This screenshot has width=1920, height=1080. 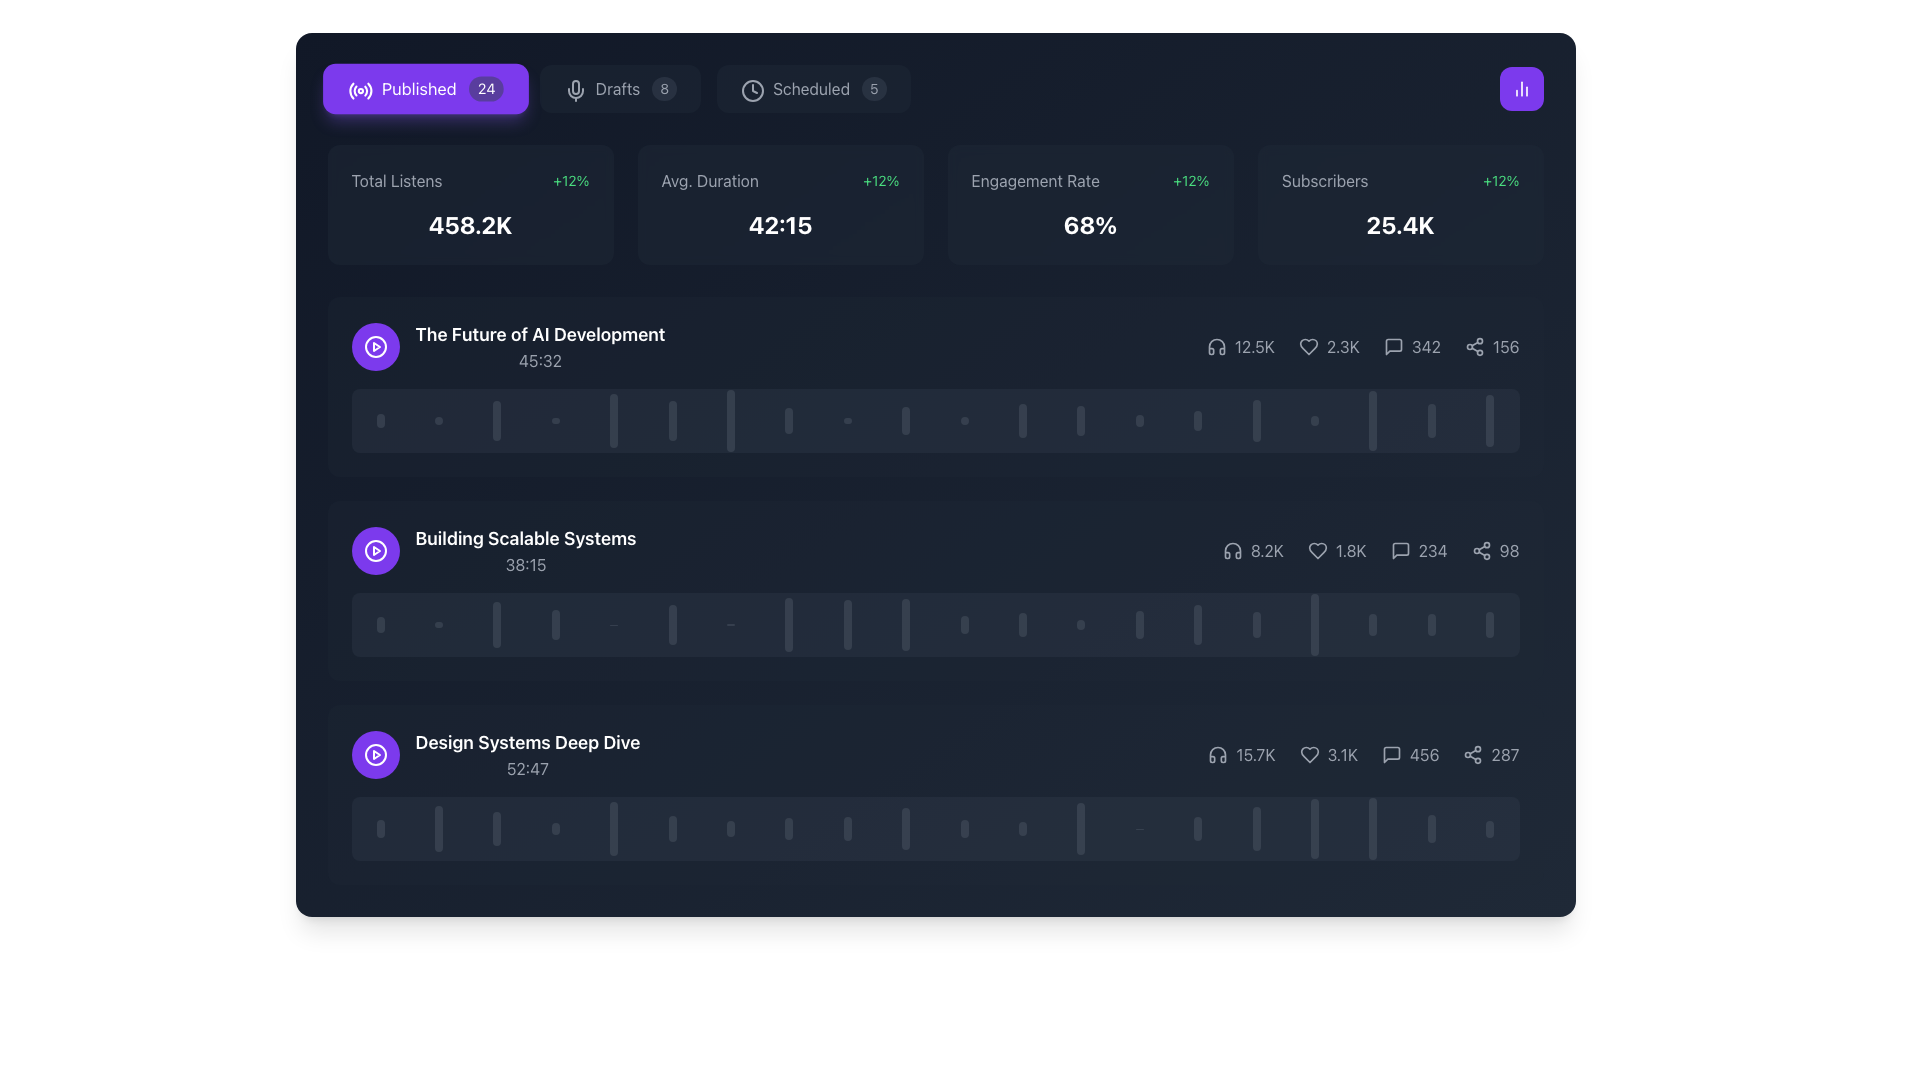 What do you see at coordinates (397, 181) in the screenshot?
I see `the static text label 'Total Listens' which is styled in gray and positioned at the top-left corner of a card-like section in the interface` at bounding box center [397, 181].